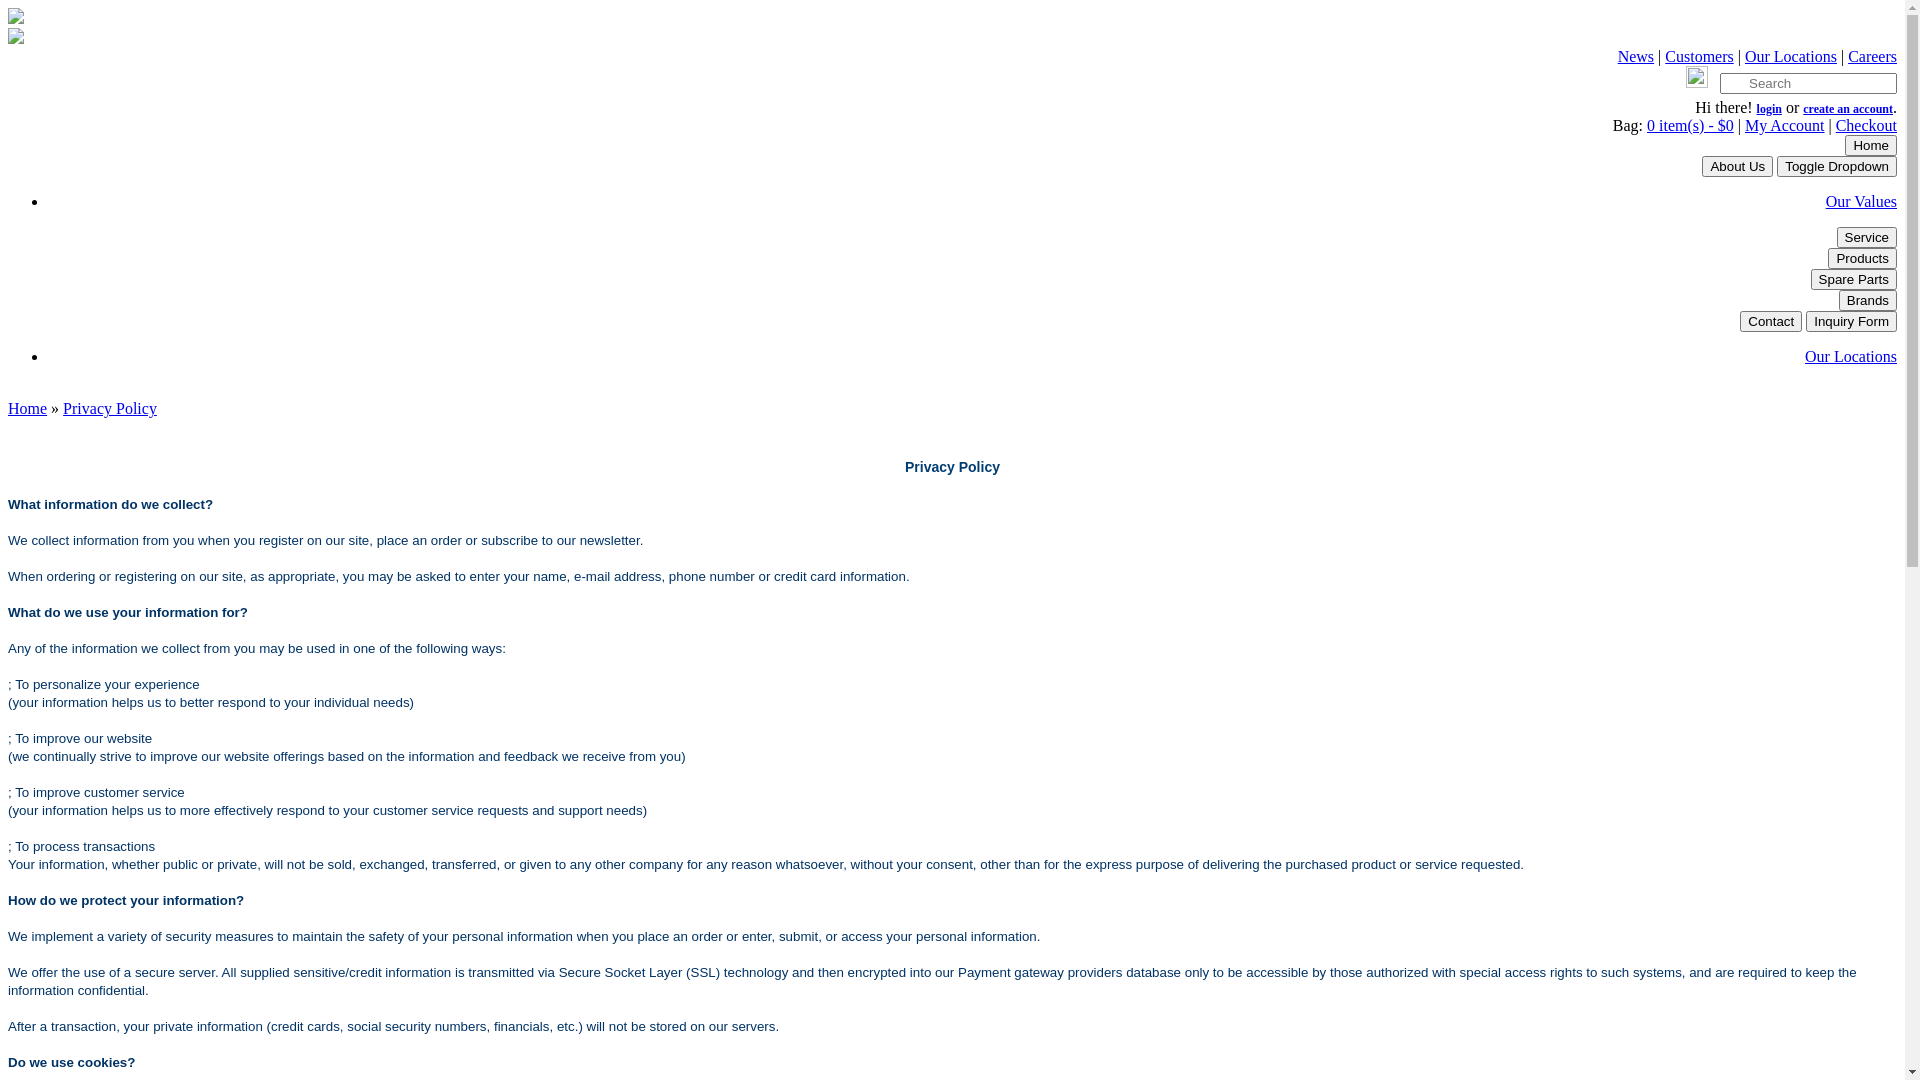 The width and height of the screenshot is (1920, 1080). I want to click on 'About Us', so click(1701, 165).